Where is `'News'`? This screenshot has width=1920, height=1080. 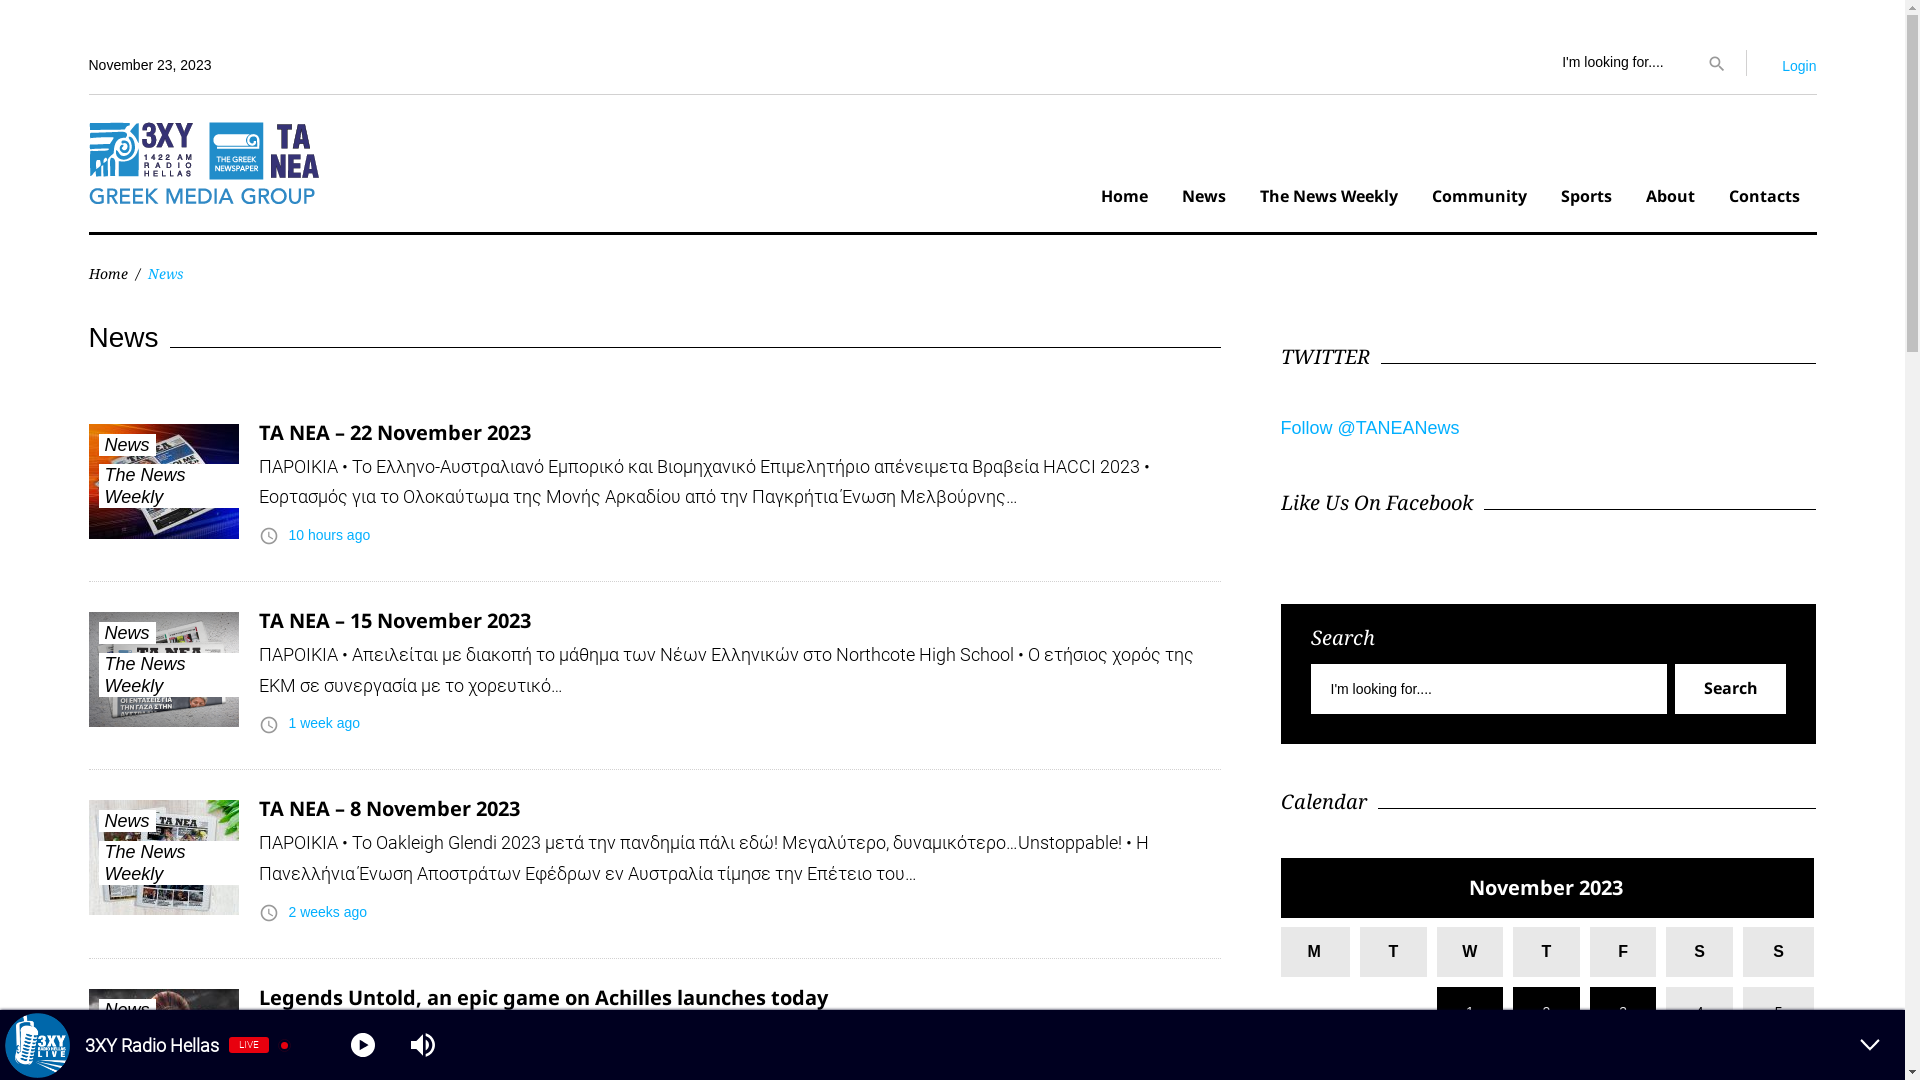
'News' is located at coordinates (125, 443).